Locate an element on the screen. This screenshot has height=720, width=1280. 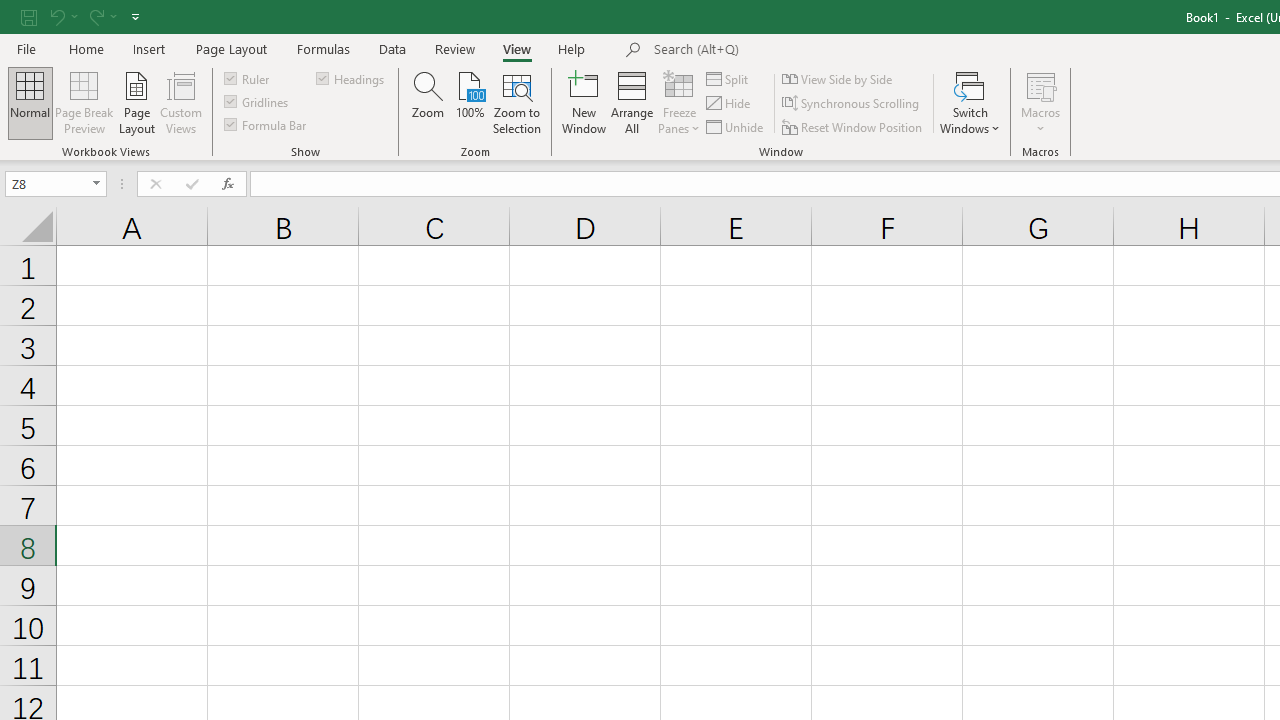
'Zoom...' is located at coordinates (427, 103).